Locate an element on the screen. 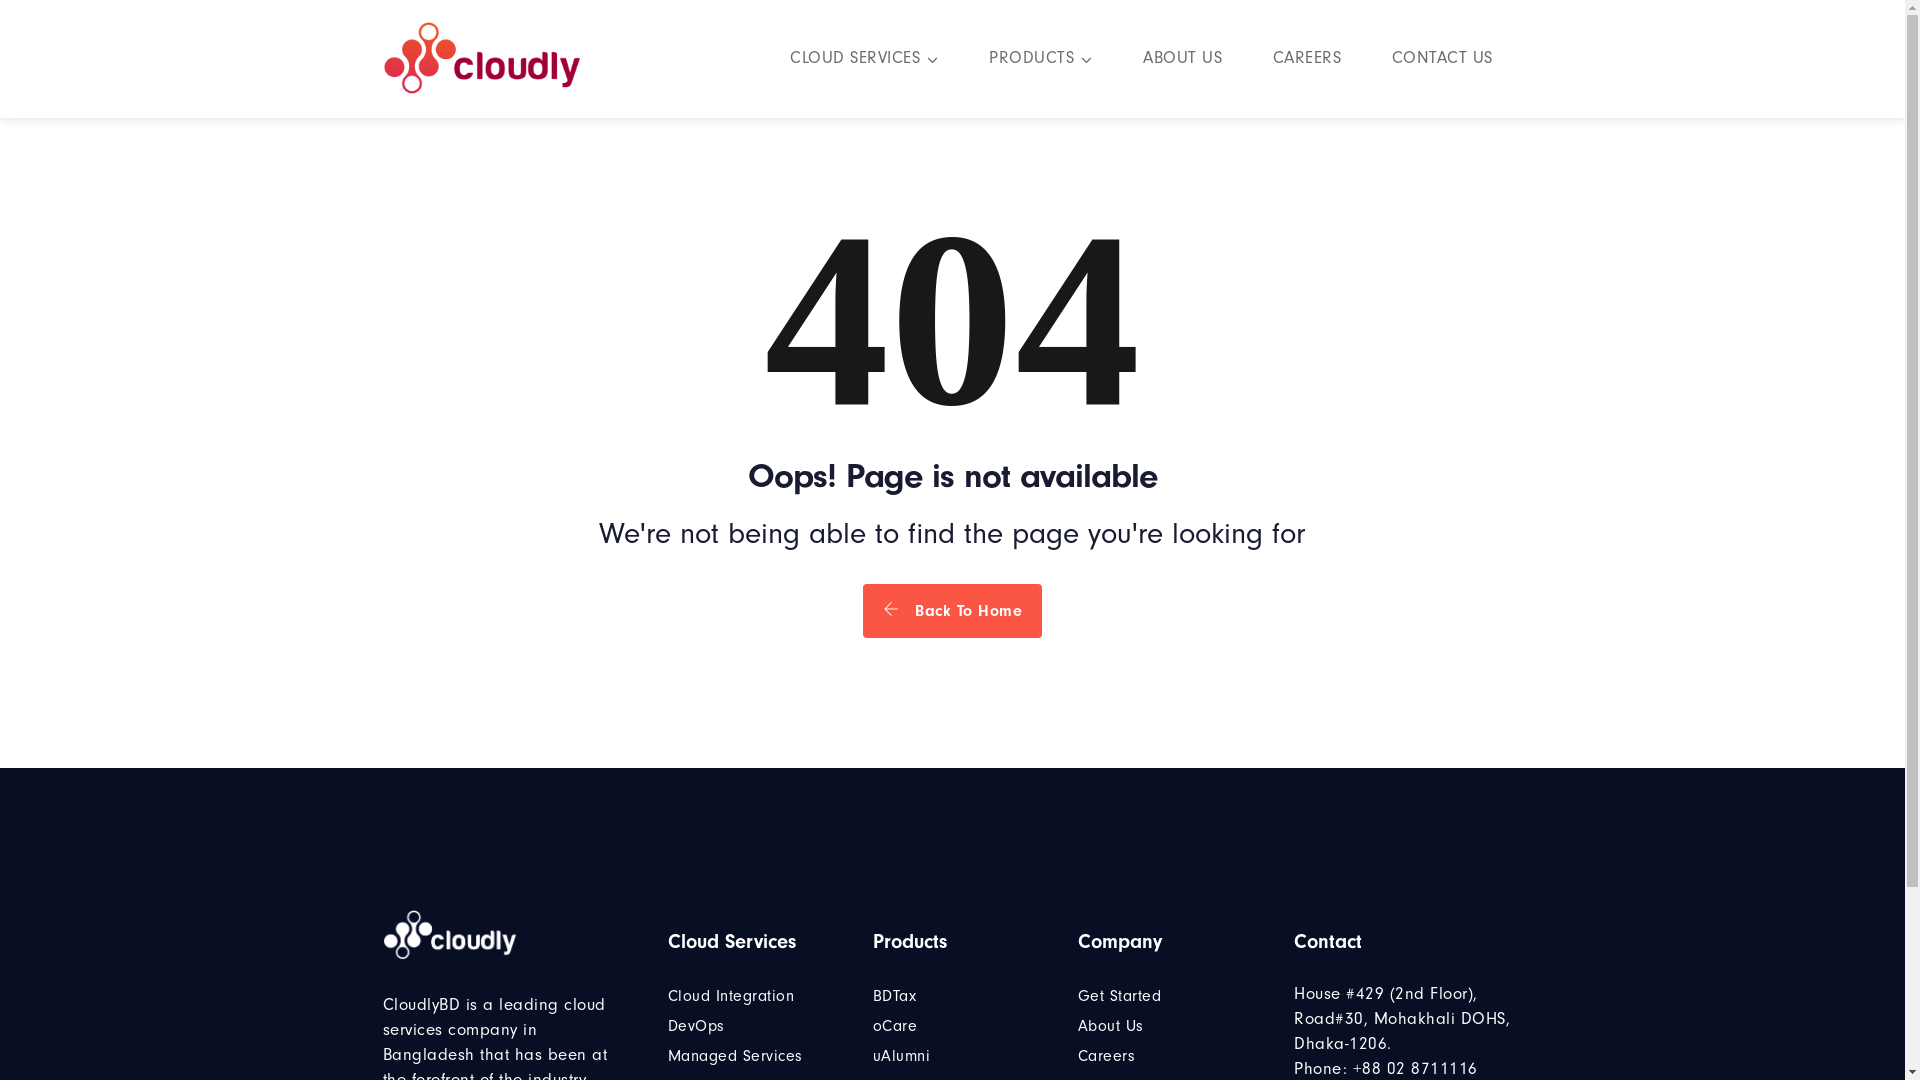 The width and height of the screenshot is (1920, 1080). 'Get Started' is located at coordinates (1118, 995).